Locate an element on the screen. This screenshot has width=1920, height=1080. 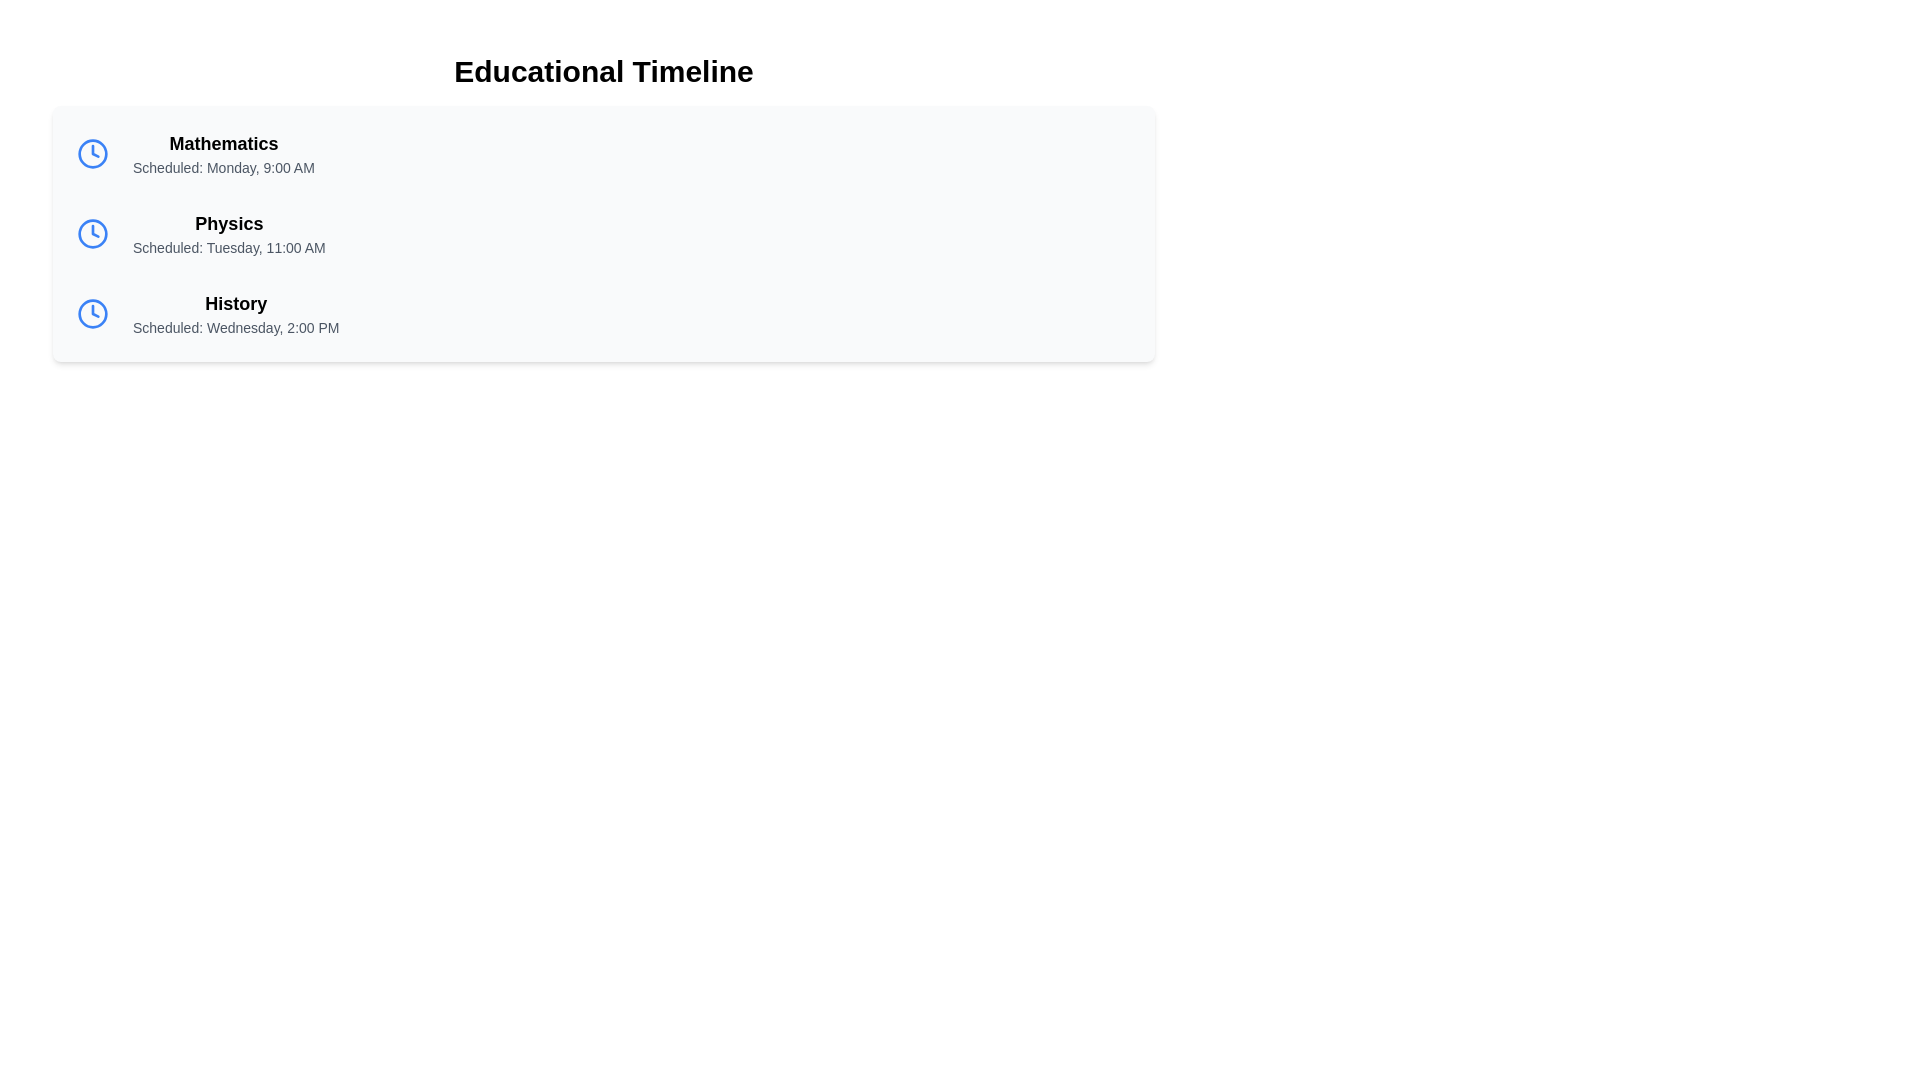
the icon representing the scheduled time for the 'Mathematics' subject, located to the left of the 'Mathematics' heading is located at coordinates (91, 153).